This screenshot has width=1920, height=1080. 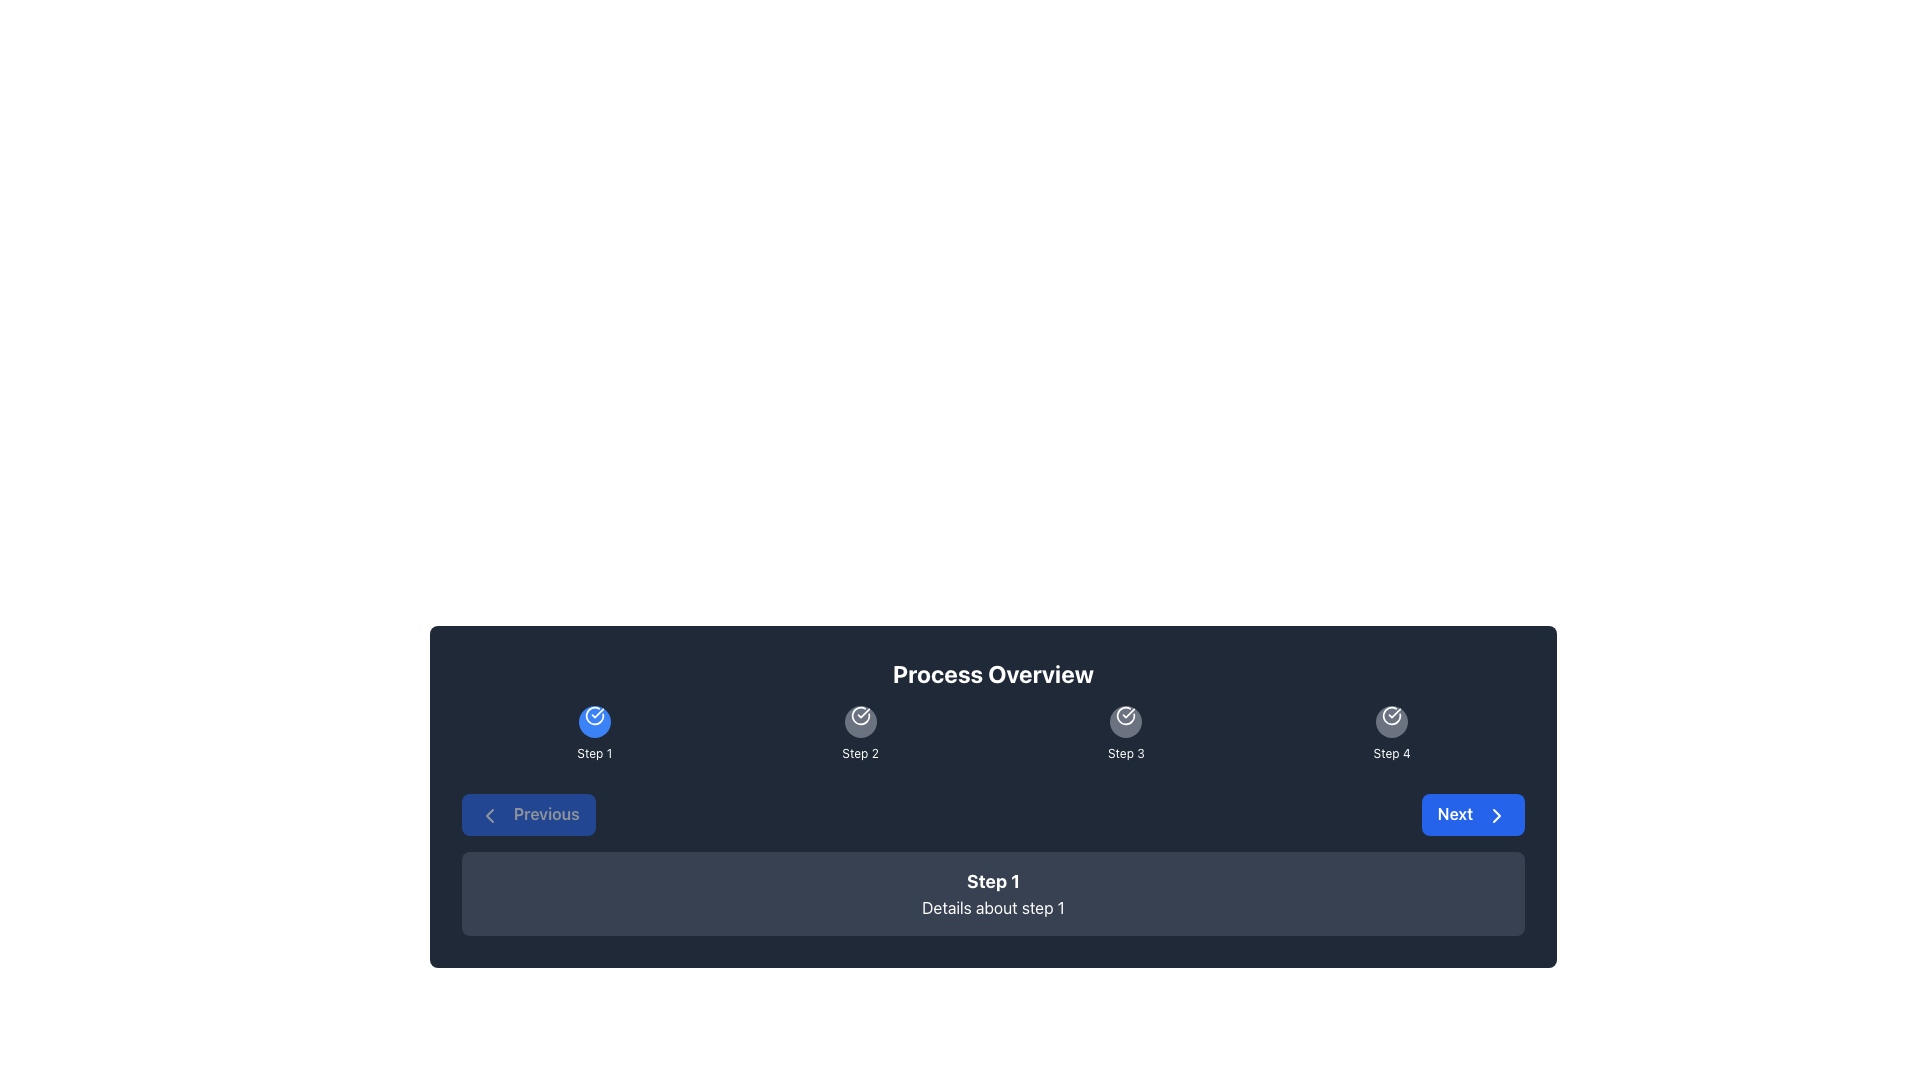 What do you see at coordinates (528, 814) in the screenshot?
I see `the 'Previous' button located on the bottom-left side of the navigation bar, which is used for moving to the previous step in a multi-step process` at bounding box center [528, 814].